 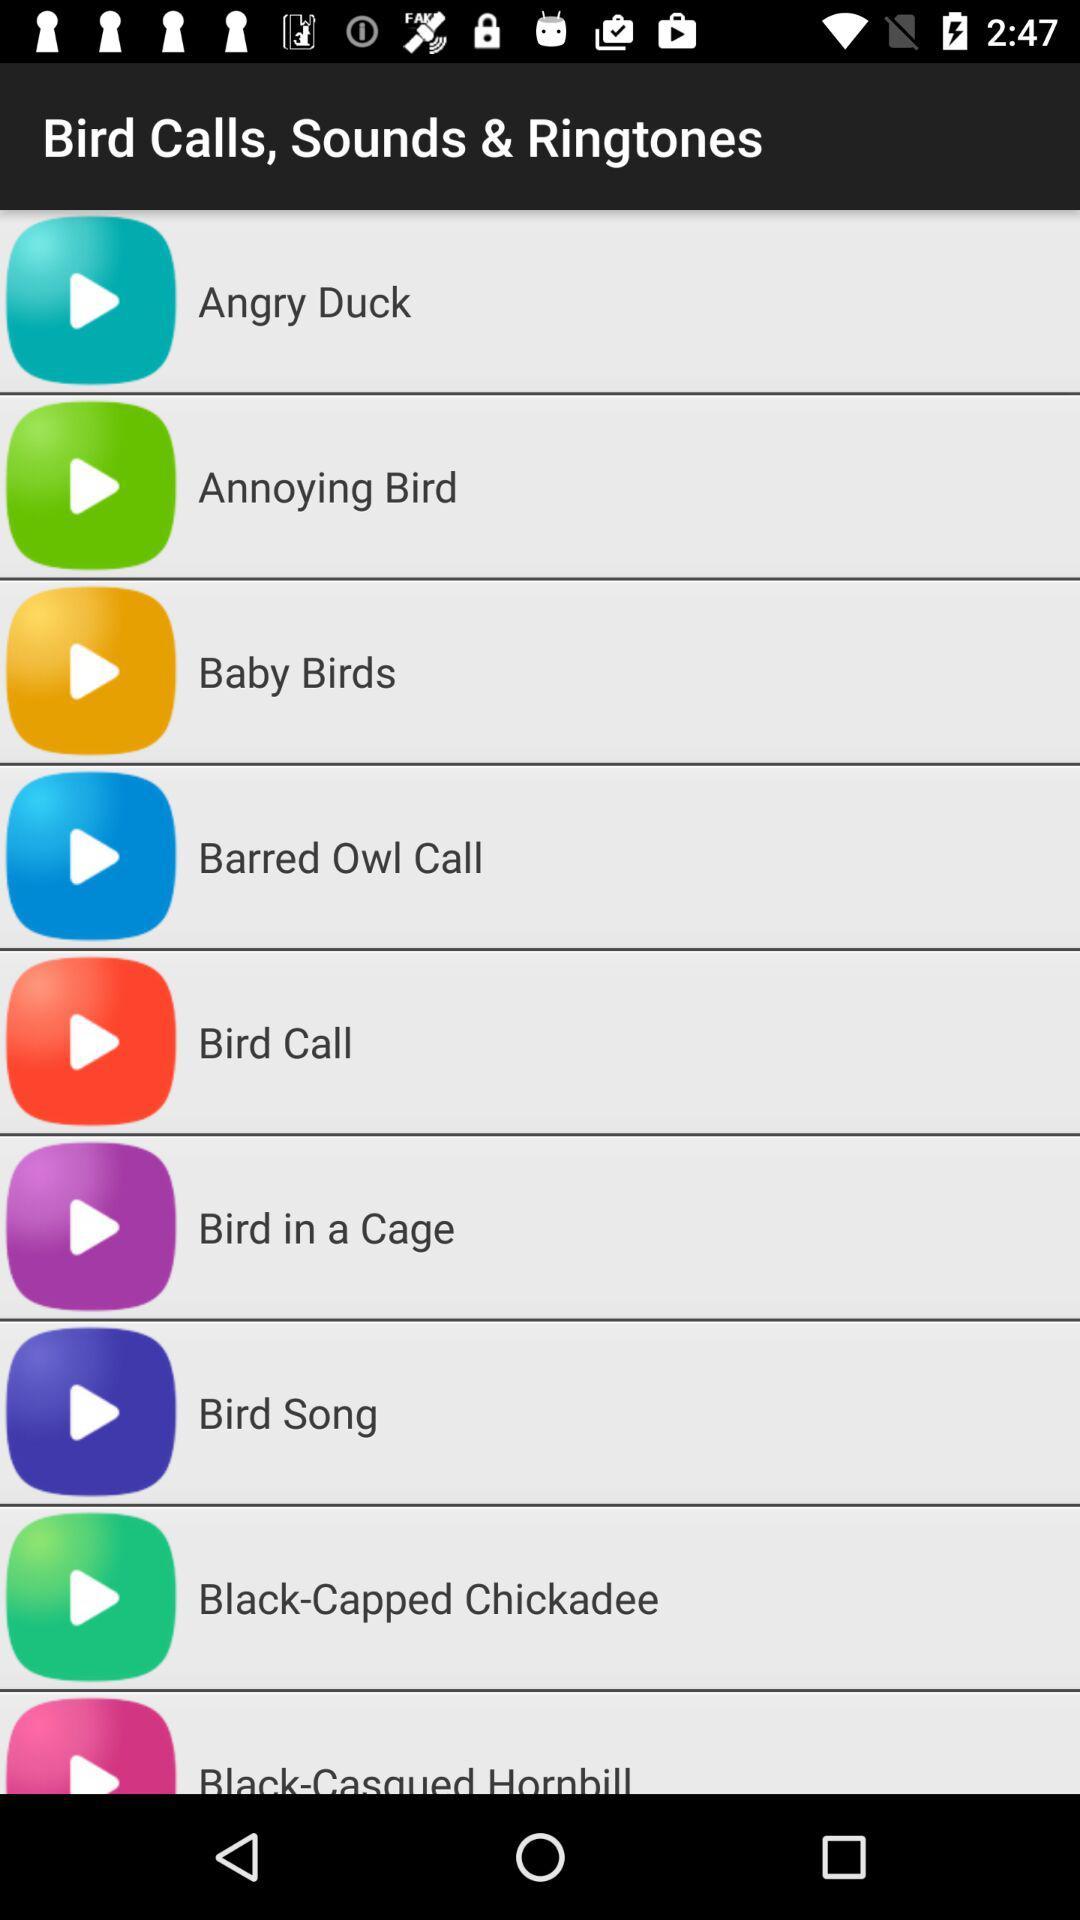 What do you see at coordinates (631, 1596) in the screenshot?
I see `black-capped chickadee app` at bounding box center [631, 1596].